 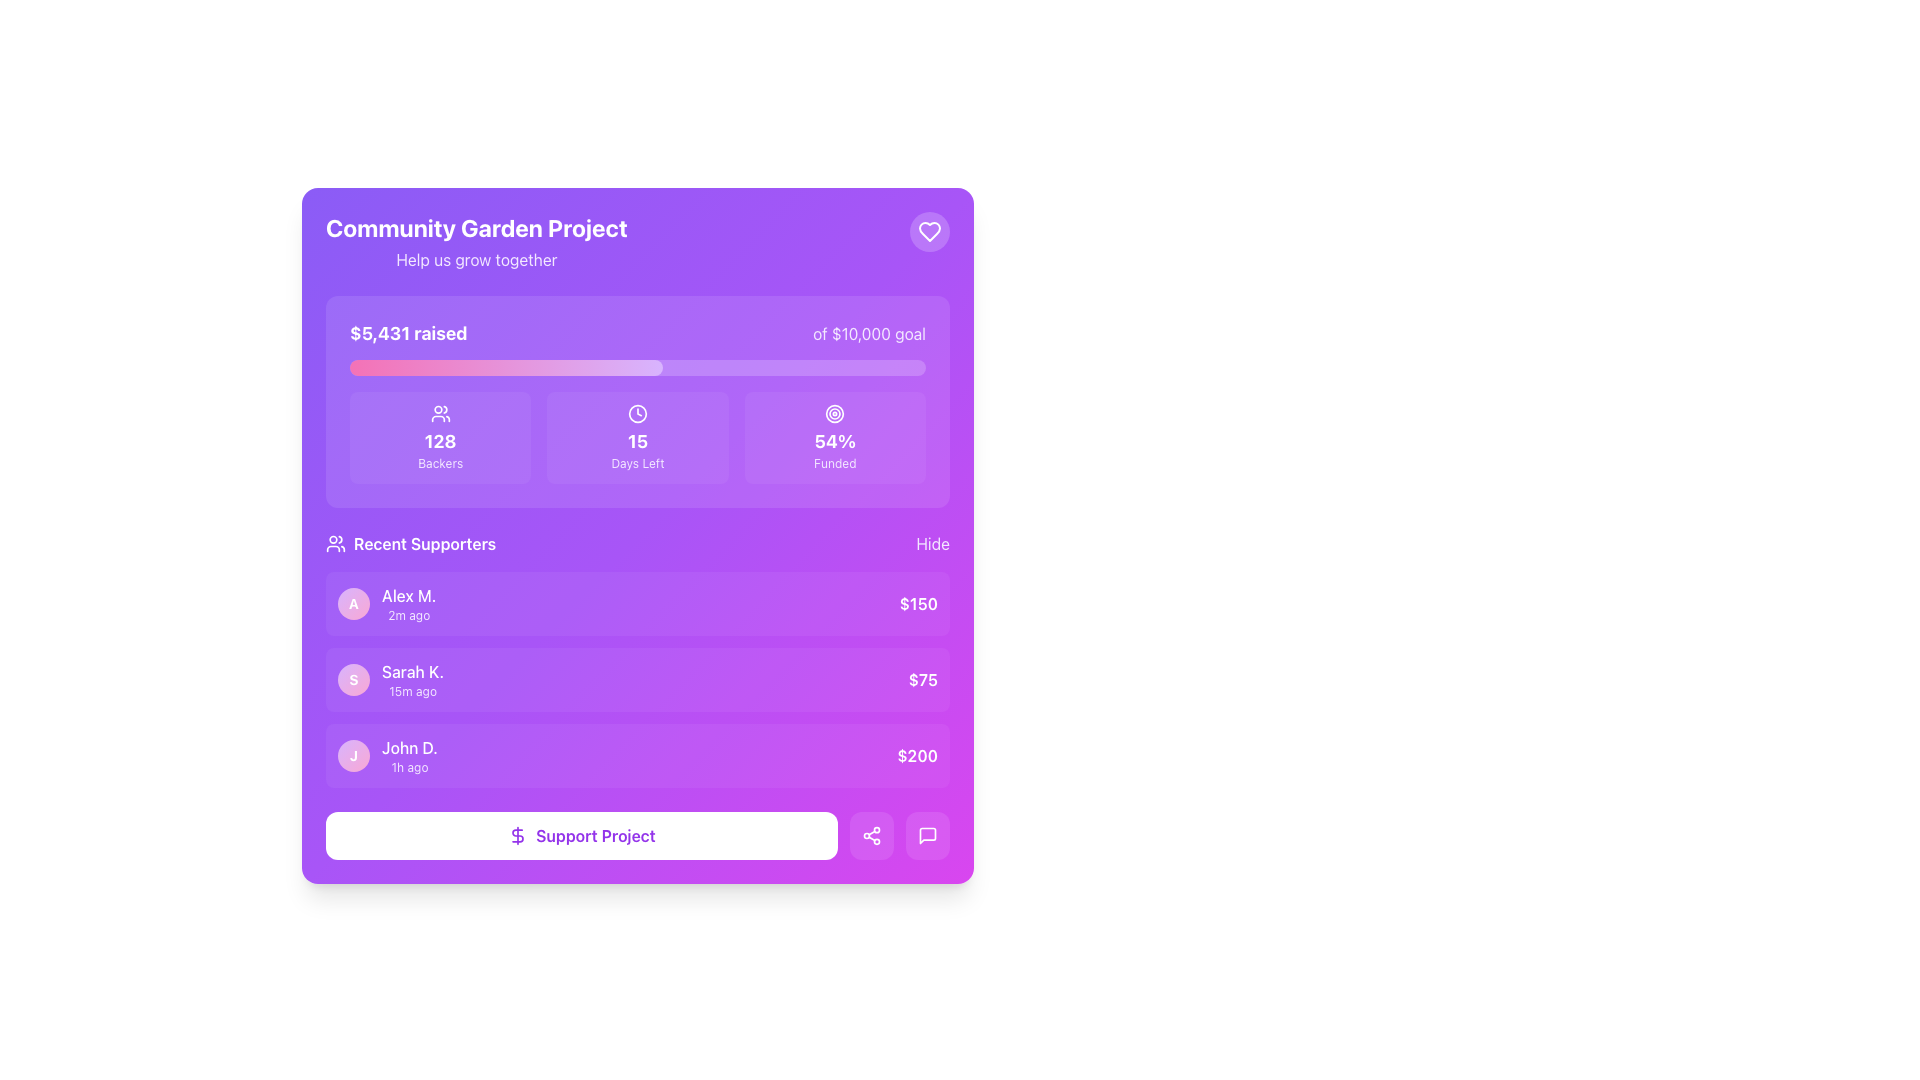 I want to click on the user's name, so click(x=408, y=756).